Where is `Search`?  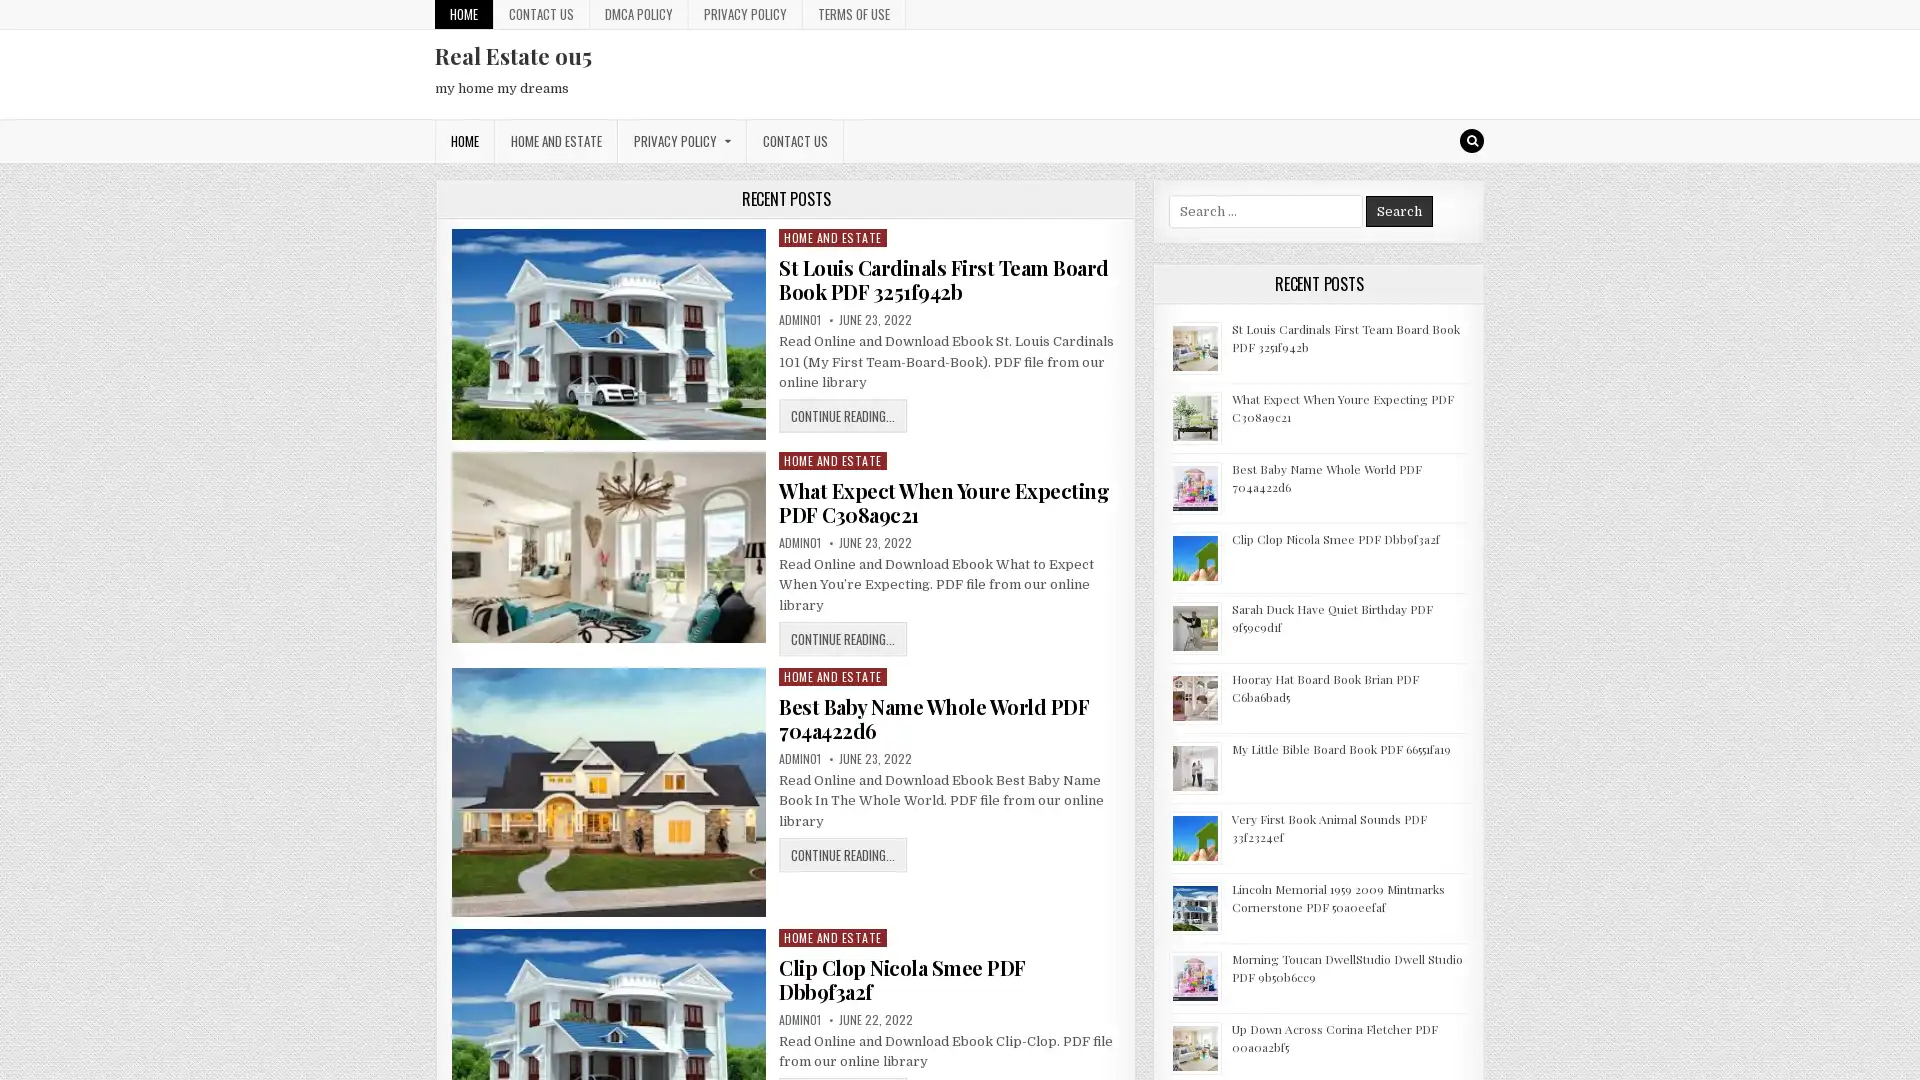
Search is located at coordinates (1398, 211).